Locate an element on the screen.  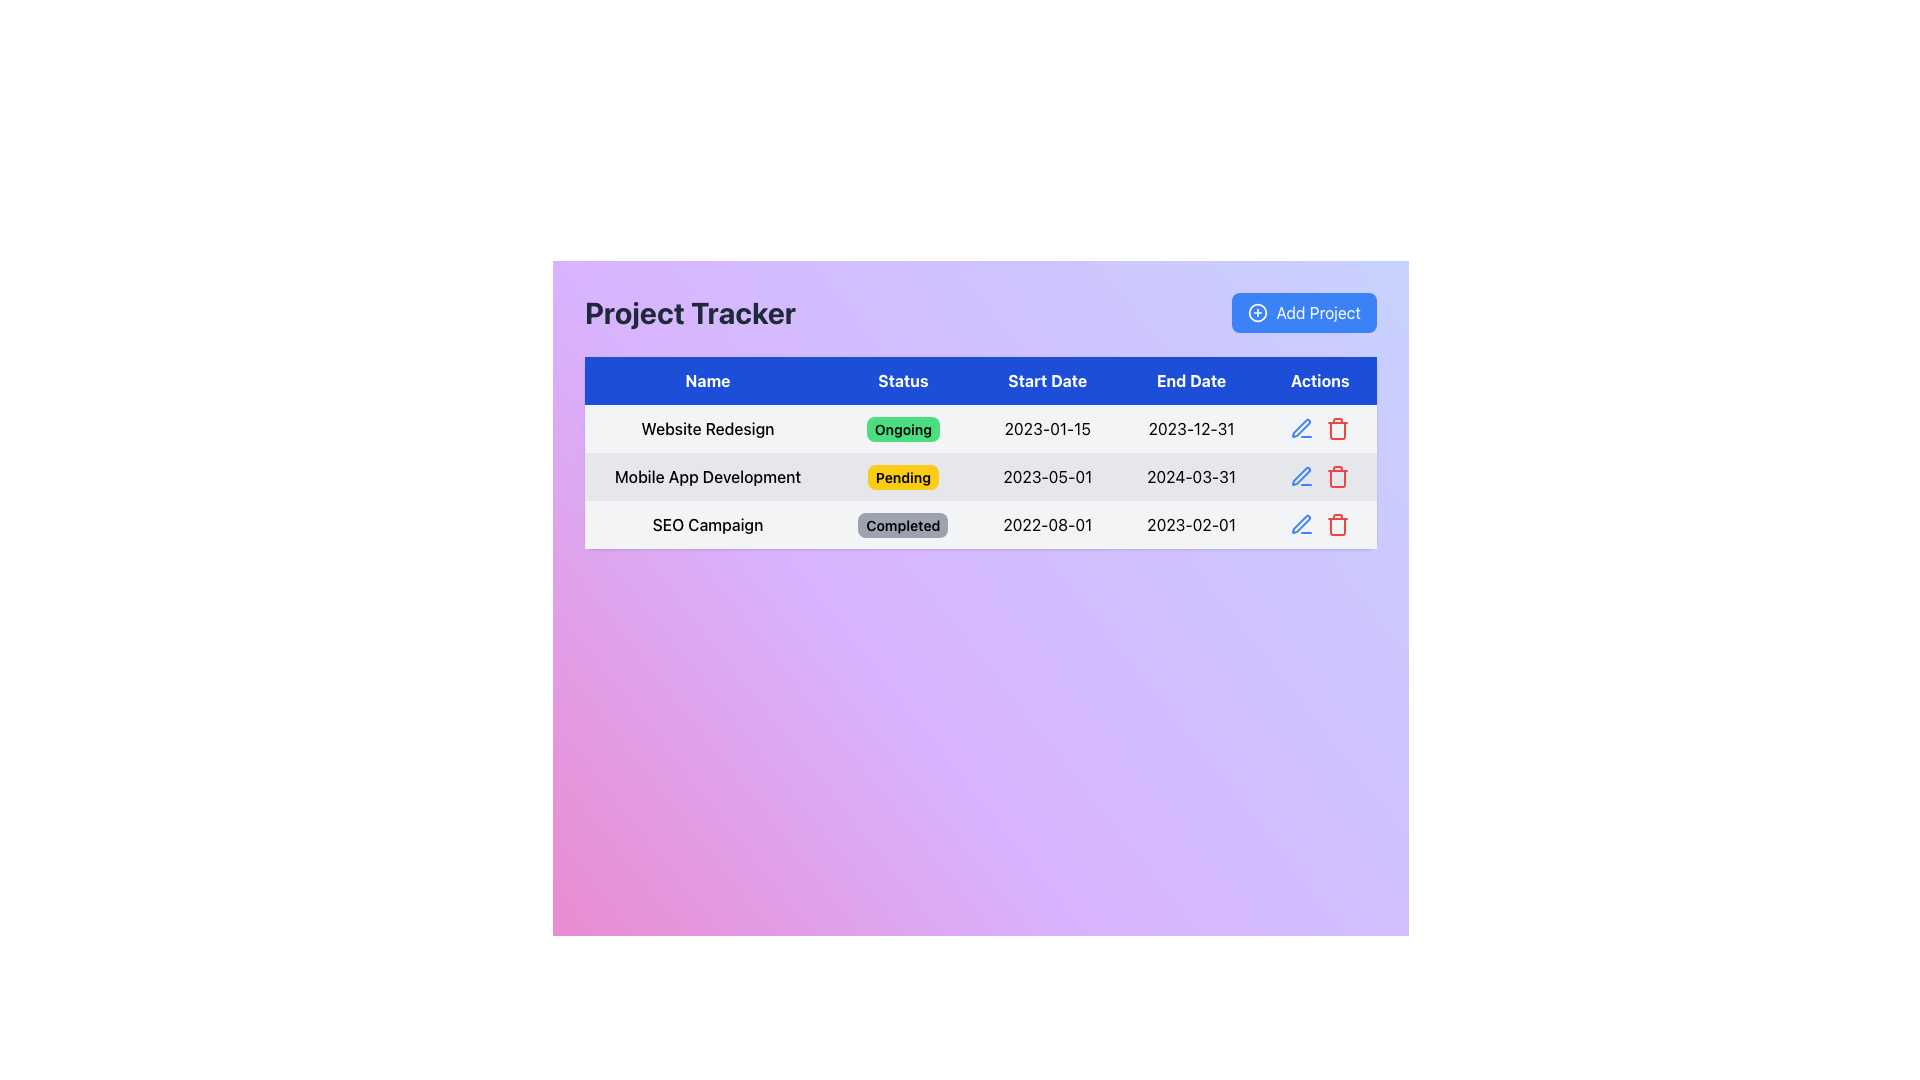
the blue pen icon in the 'Actions' column of the first entry is located at coordinates (1302, 427).